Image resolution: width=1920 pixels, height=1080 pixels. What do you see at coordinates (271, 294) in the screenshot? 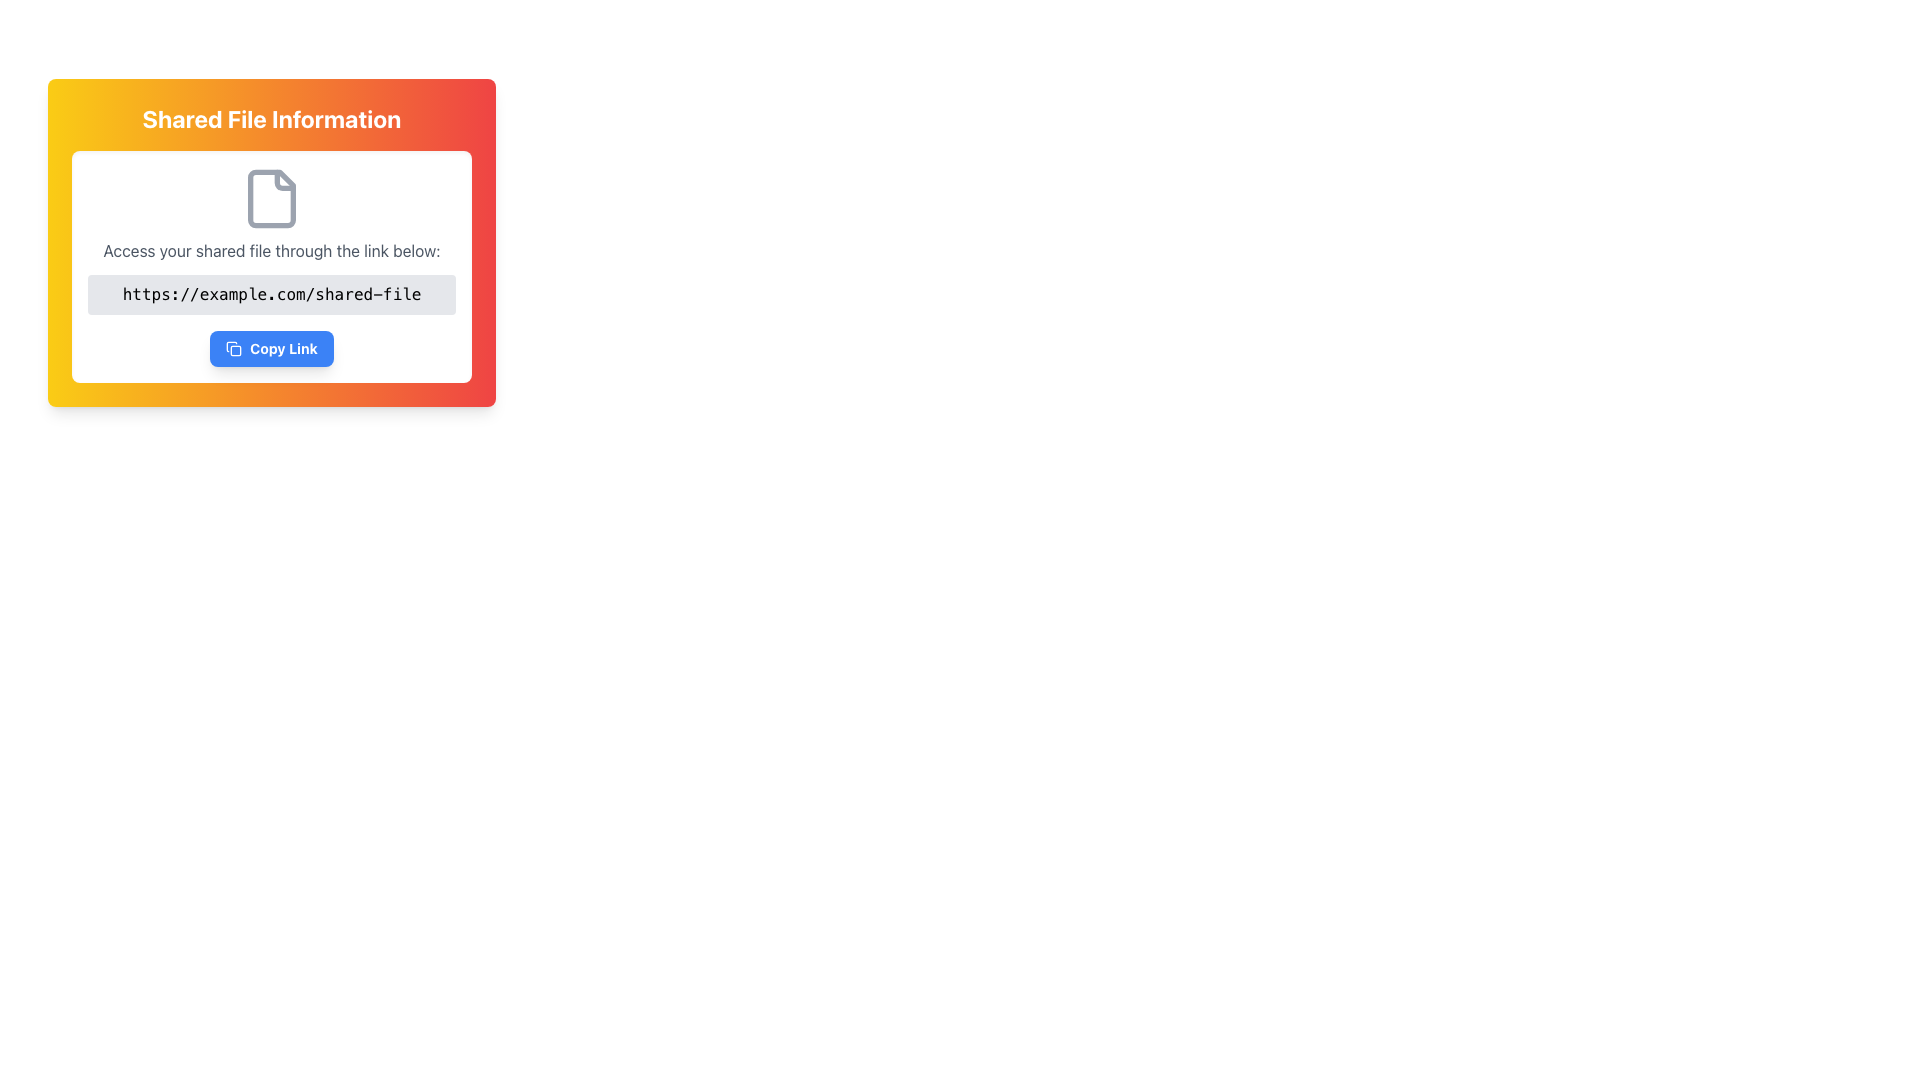
I see `the static text display showing the URL 'https://example.com/shared-file' that has a rounded light-gray background and is center-aligned` at bounding box center [271, 294].